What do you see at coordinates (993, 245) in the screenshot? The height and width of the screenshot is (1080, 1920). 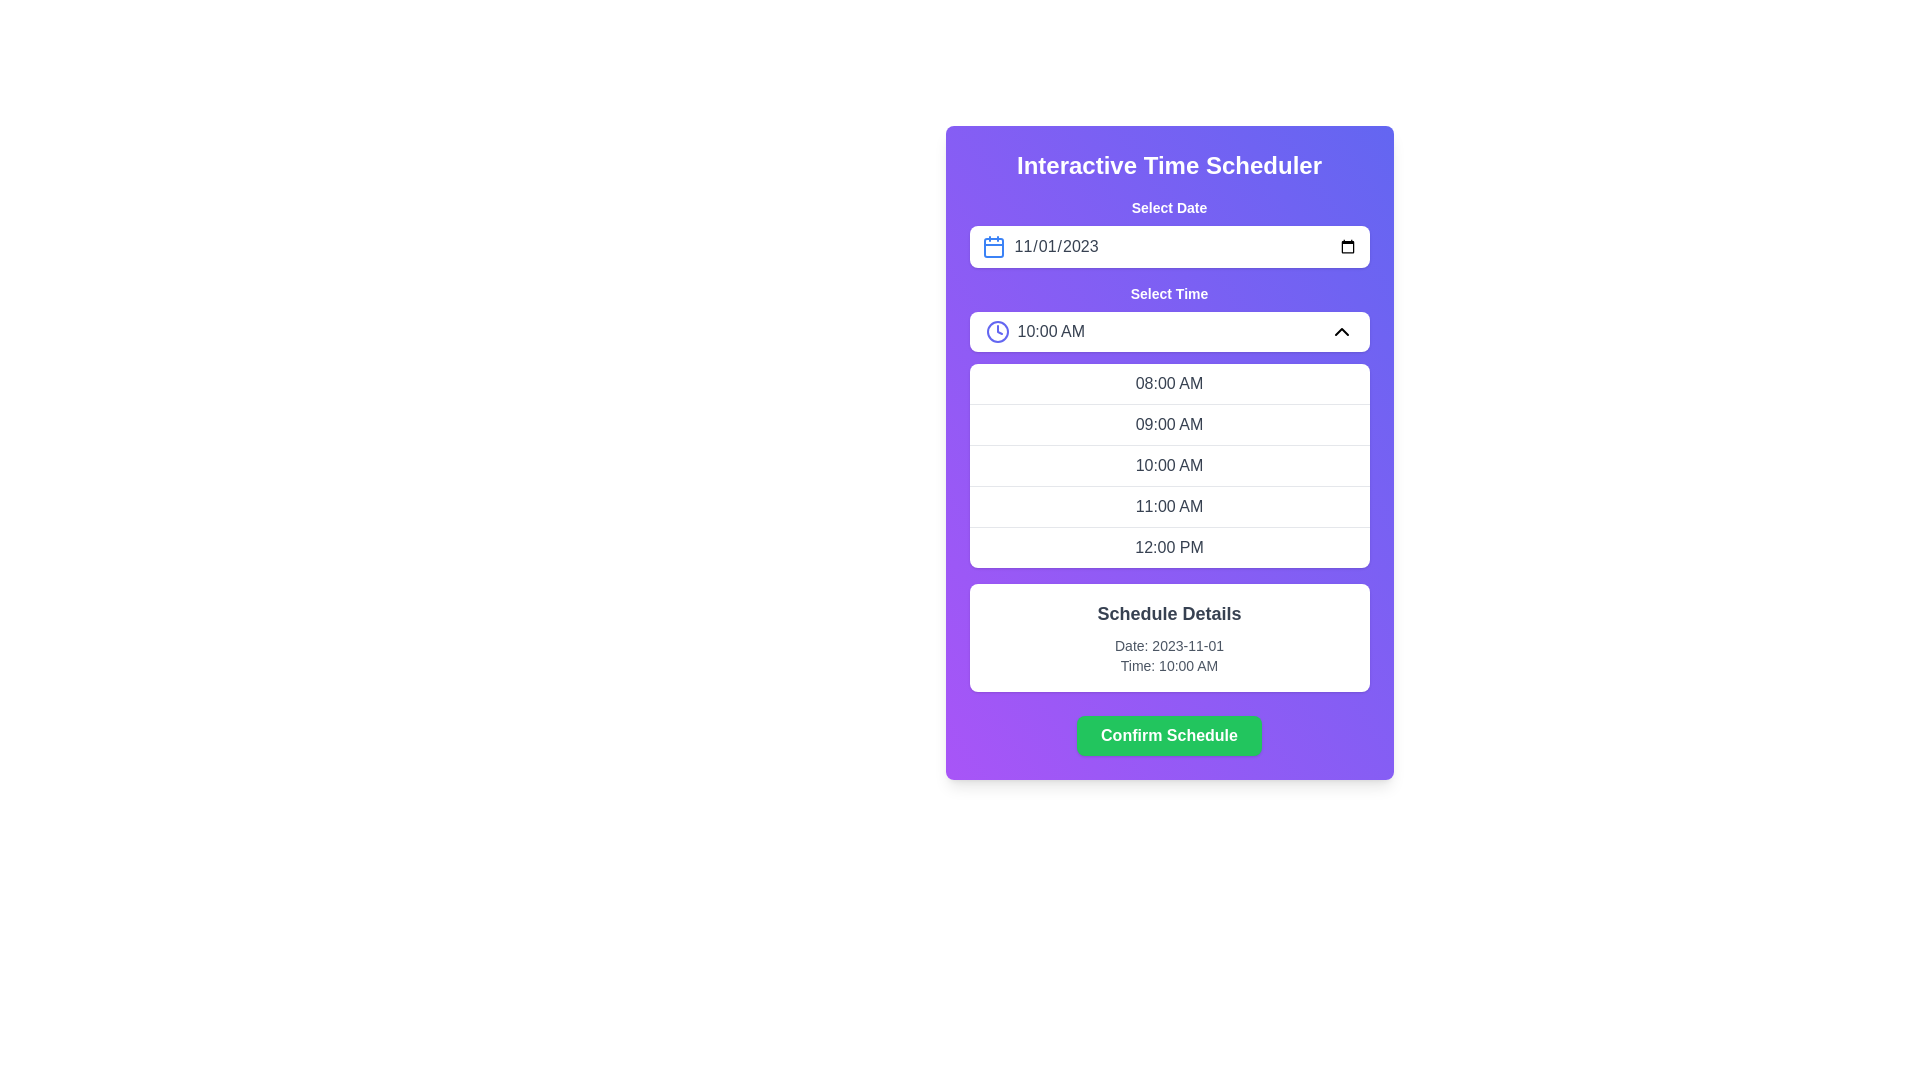 I see `the calendar icon located in the 'Select Date' section, positioned to the left of the date input field` at bounding box center [993, 245].